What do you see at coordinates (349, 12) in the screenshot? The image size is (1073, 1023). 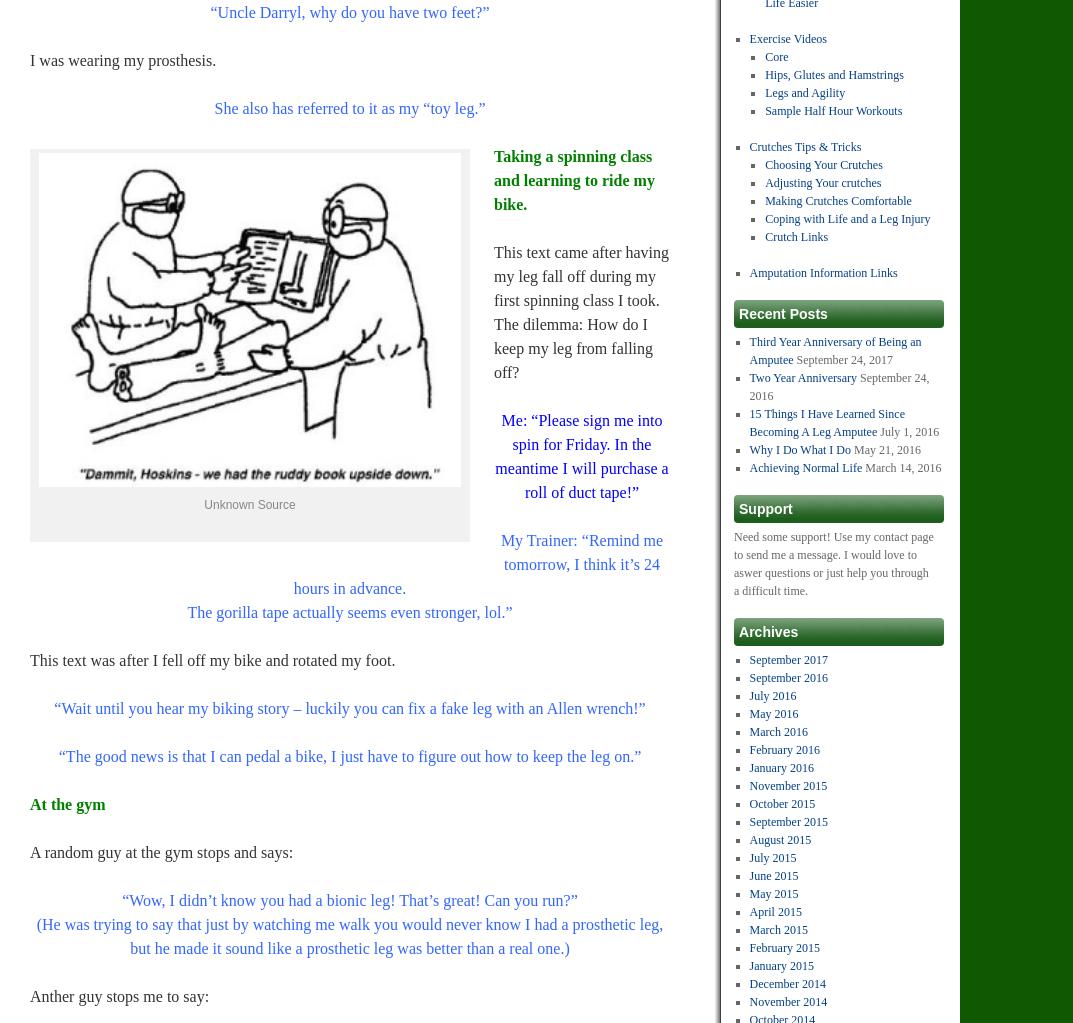 I see `'“Uncle Darryl, why do you have two feet?”'` at bounding box center [349, 12].